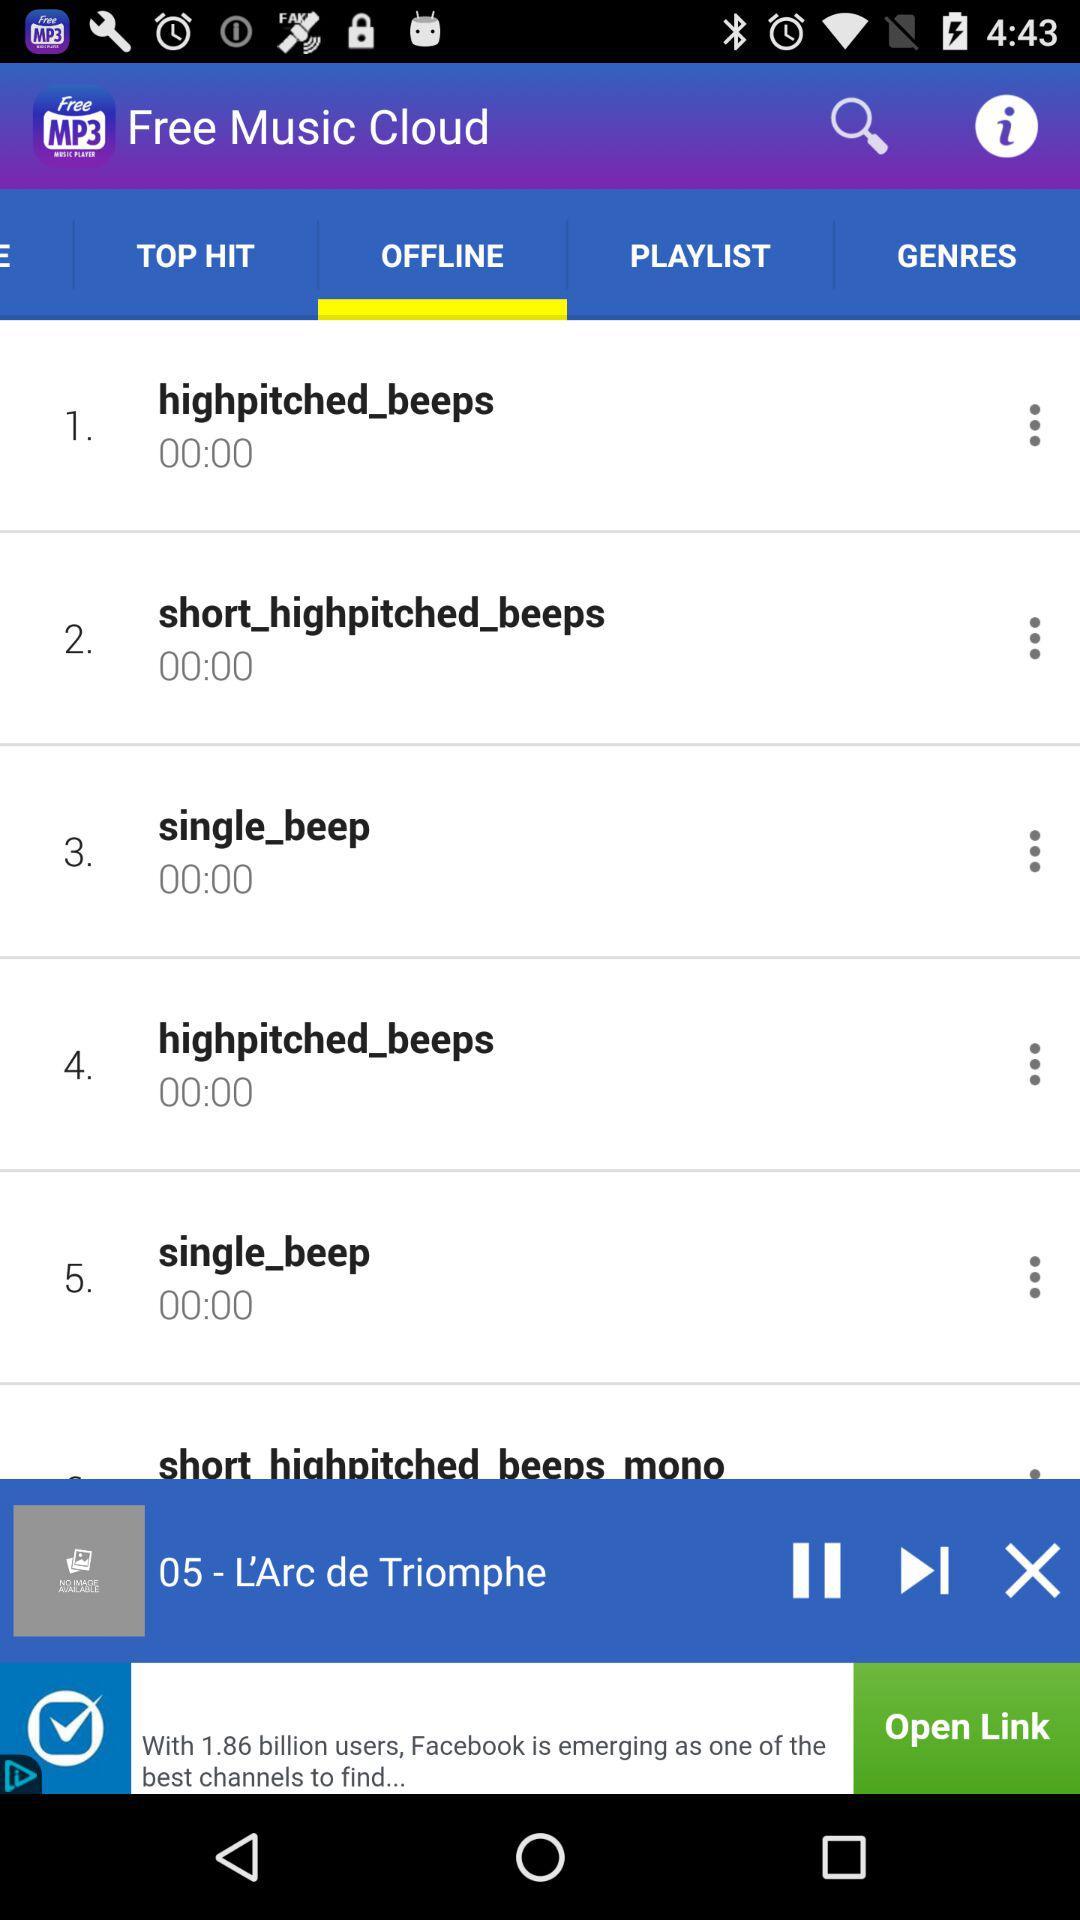  Describe the element at coordinates (1032, 1569) in the screenshot. I see `removes blue boxed area so you can see the expanded menu` at that location.